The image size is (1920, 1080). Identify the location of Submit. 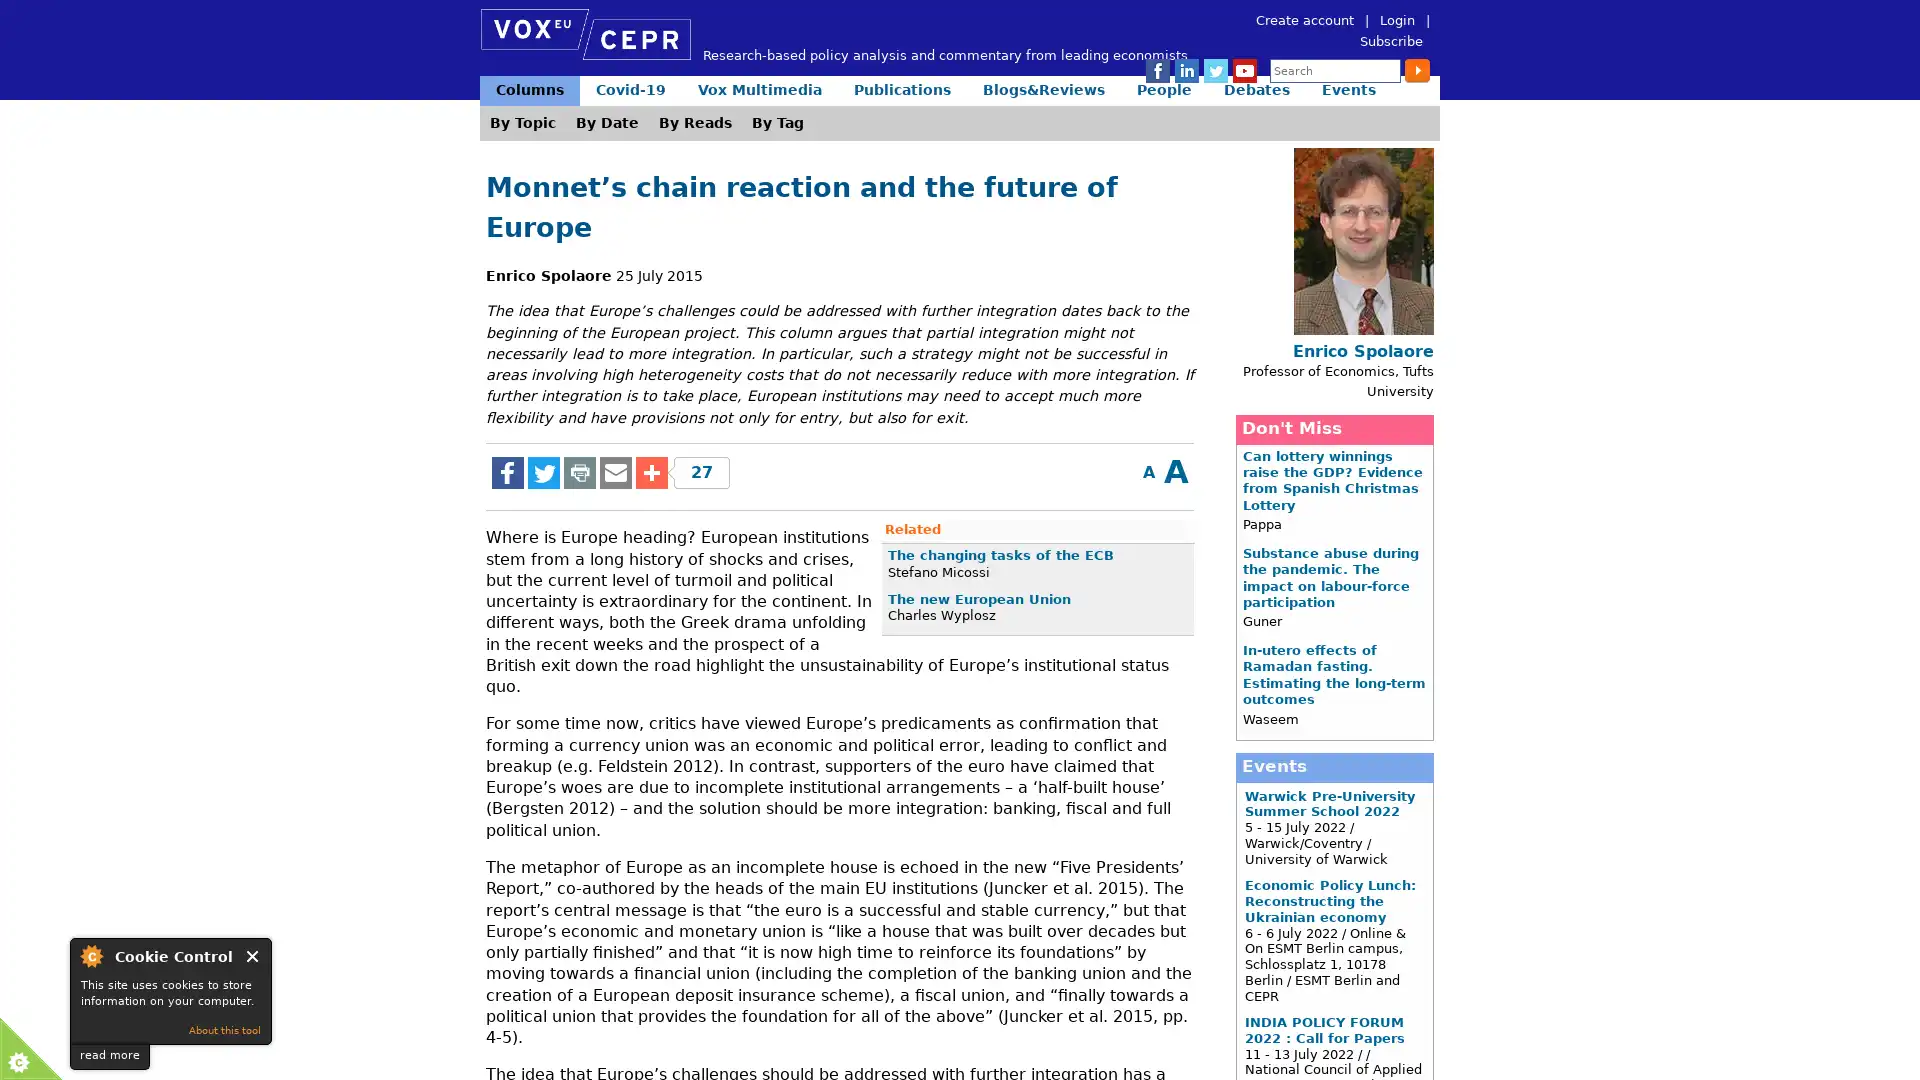
(1416, 68).